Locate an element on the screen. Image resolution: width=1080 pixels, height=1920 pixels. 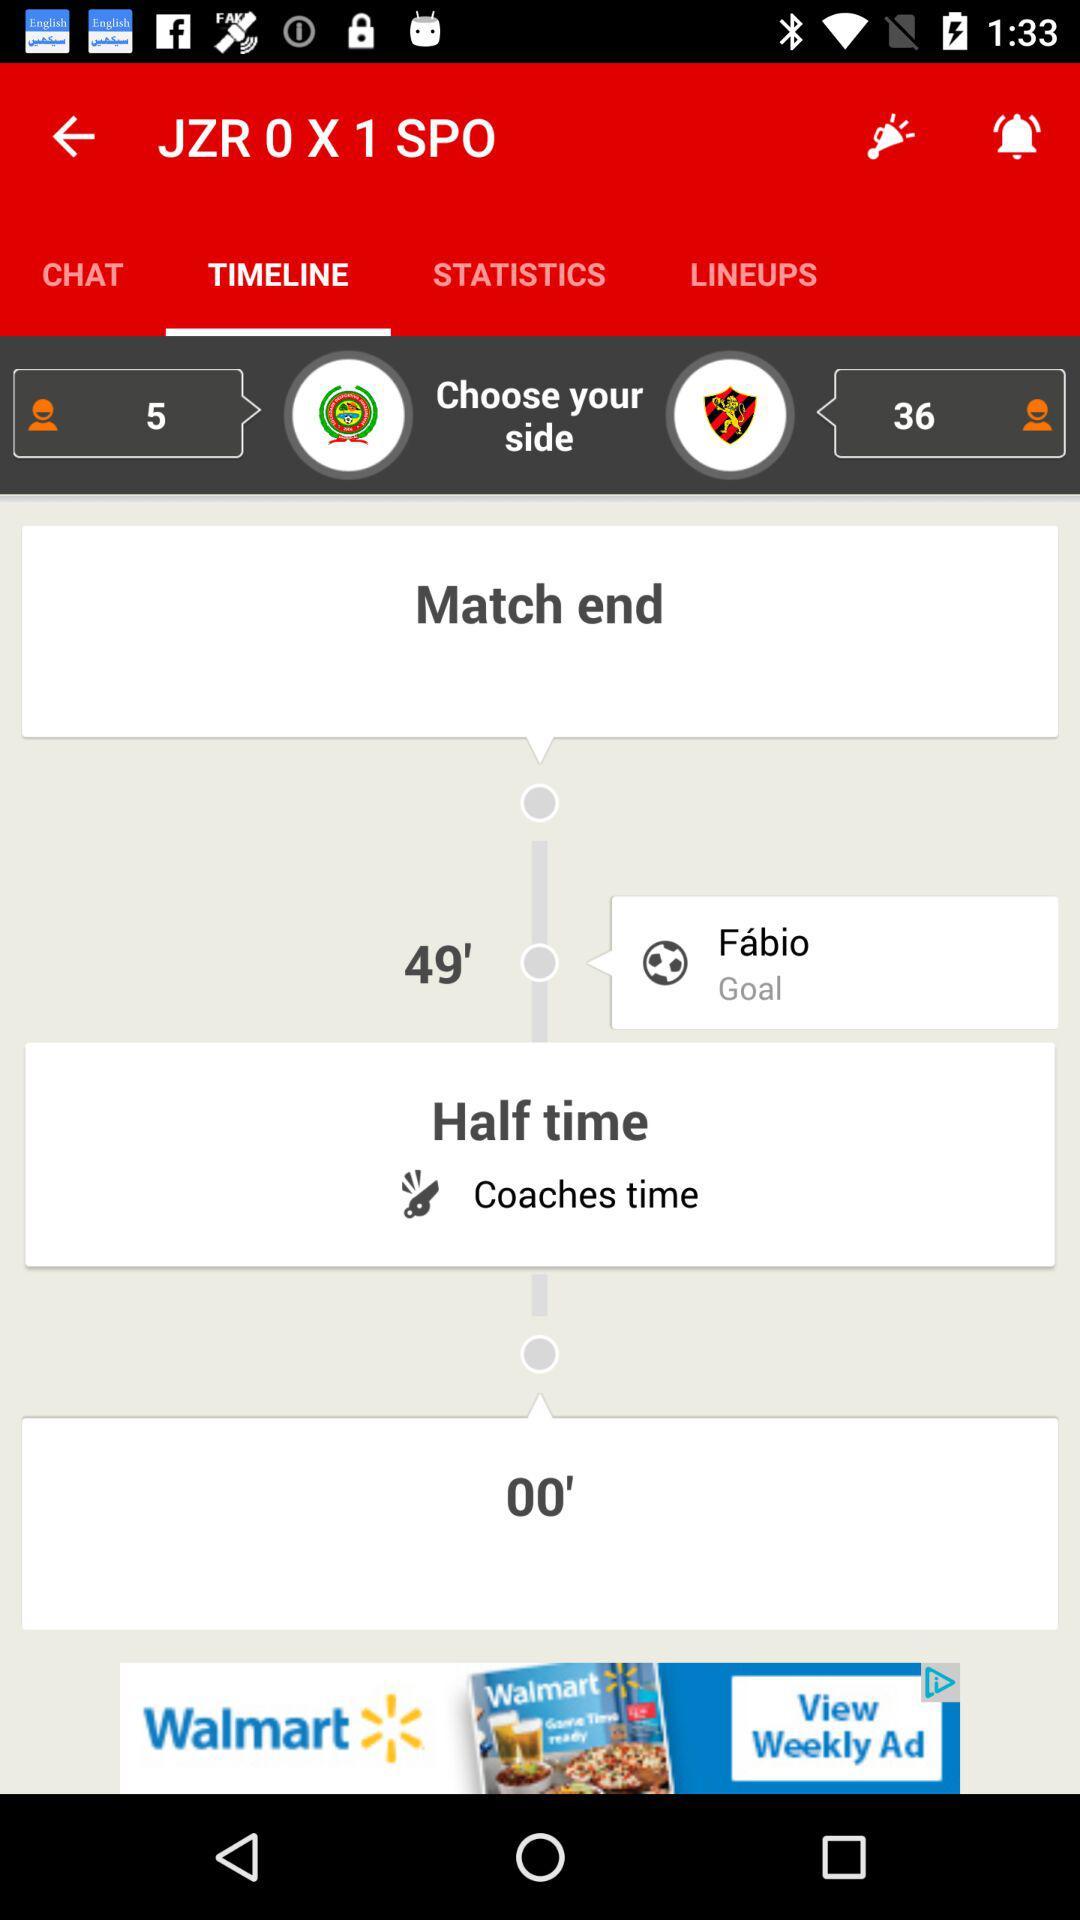
the symbol left to coaches time is located at coordinates (419, 1193).